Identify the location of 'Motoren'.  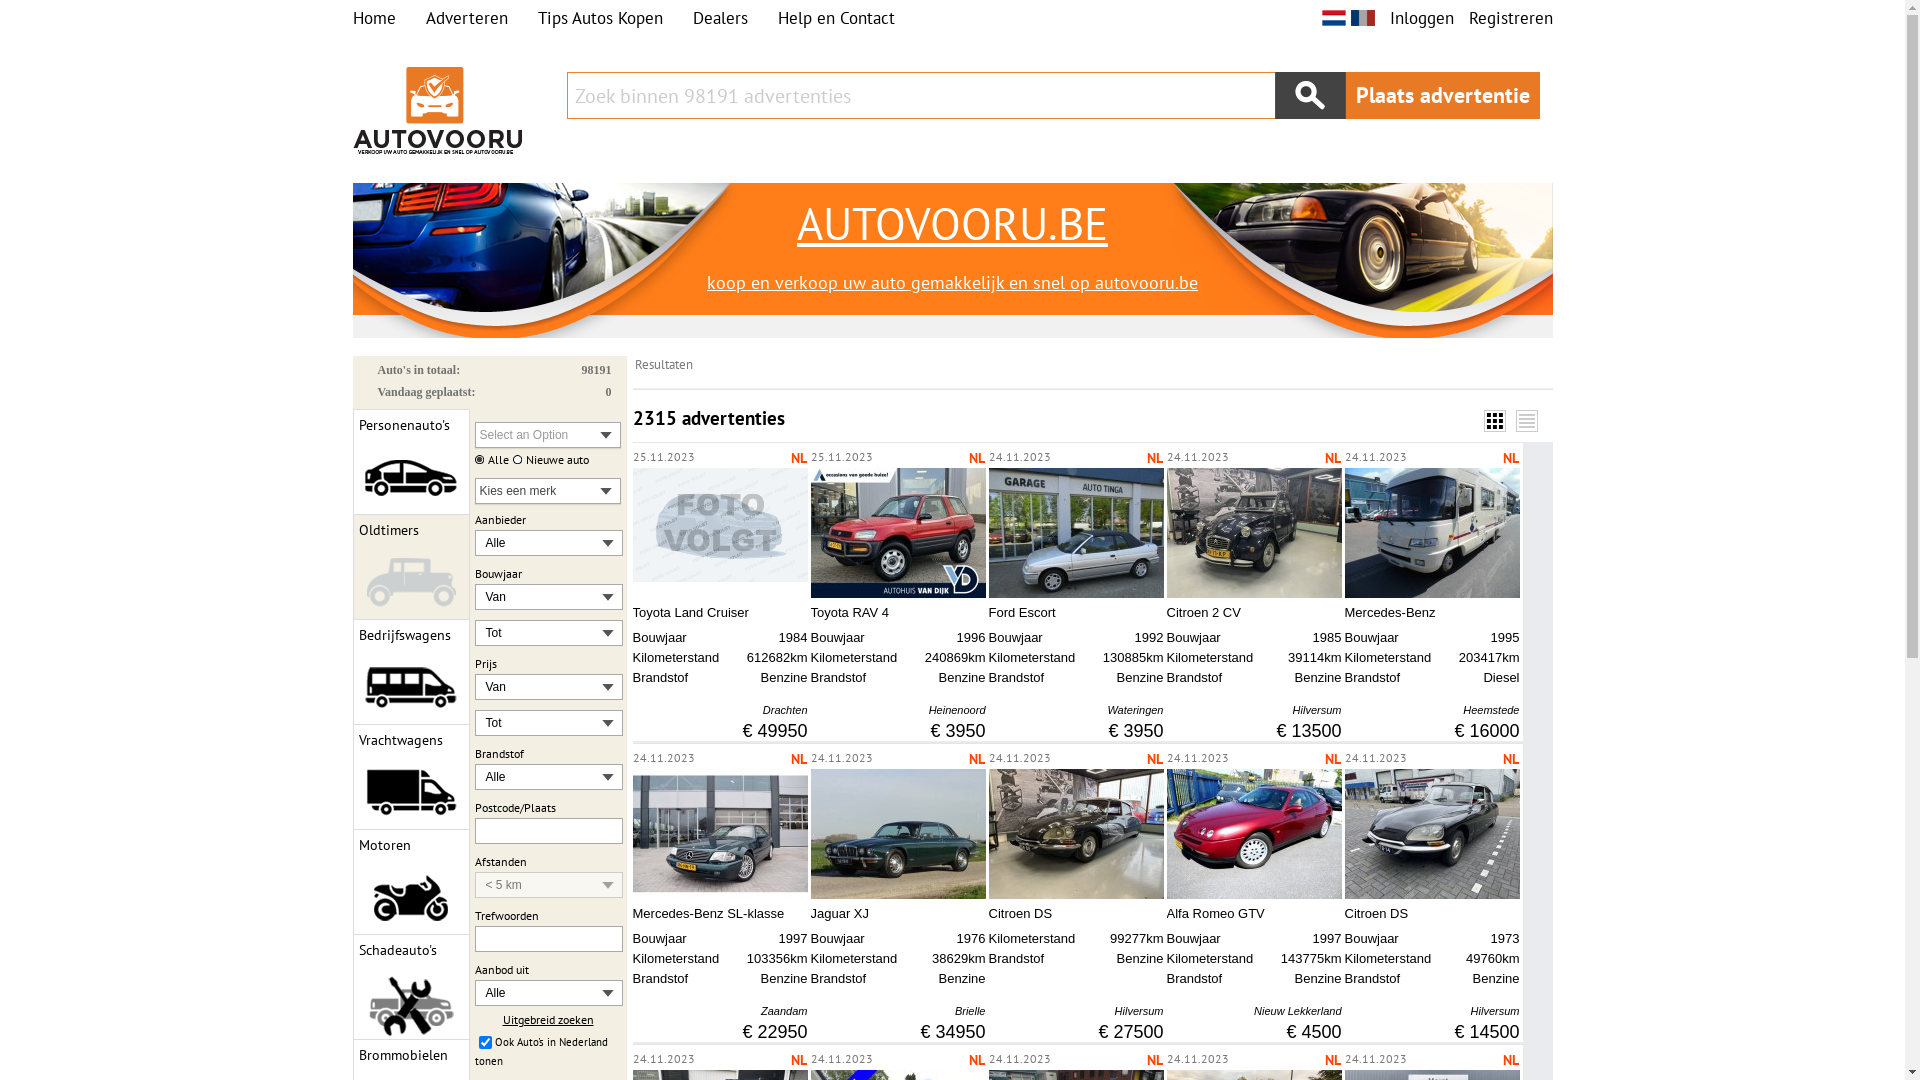
(409, 881).